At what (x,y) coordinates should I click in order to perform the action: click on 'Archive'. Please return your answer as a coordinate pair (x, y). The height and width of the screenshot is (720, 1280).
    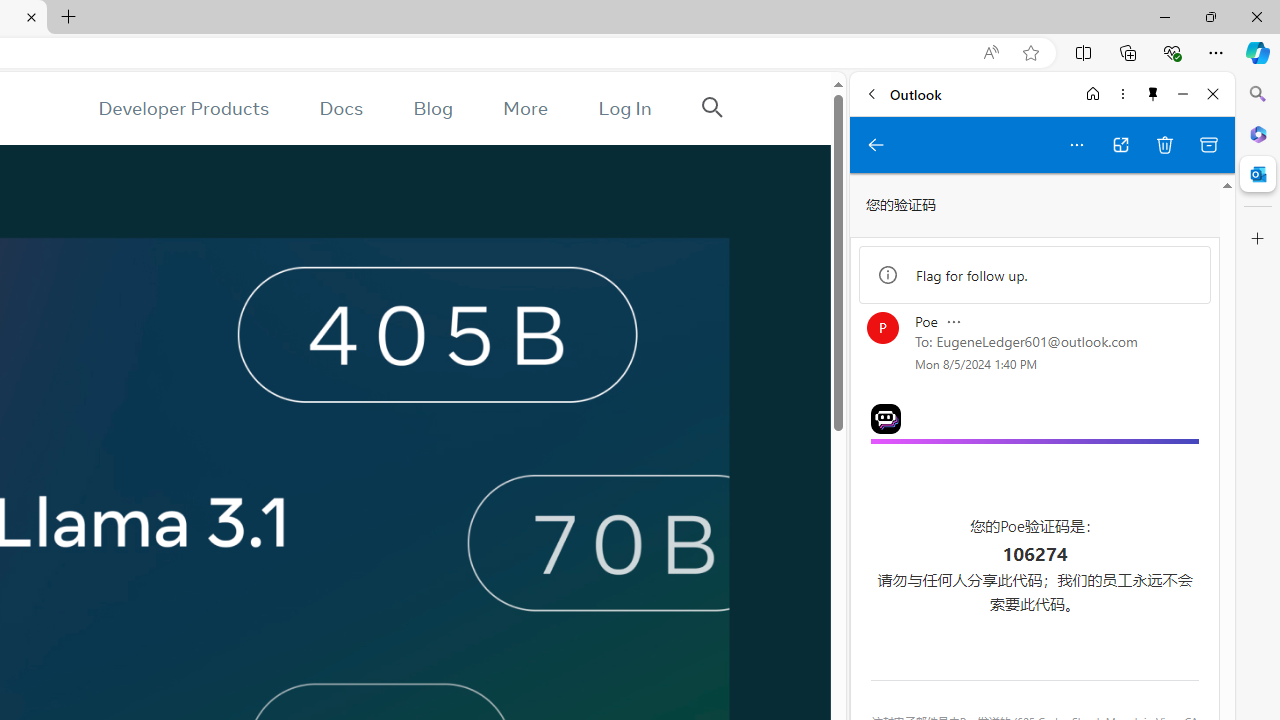
    Looking at the image, I should click on (1207, 144).